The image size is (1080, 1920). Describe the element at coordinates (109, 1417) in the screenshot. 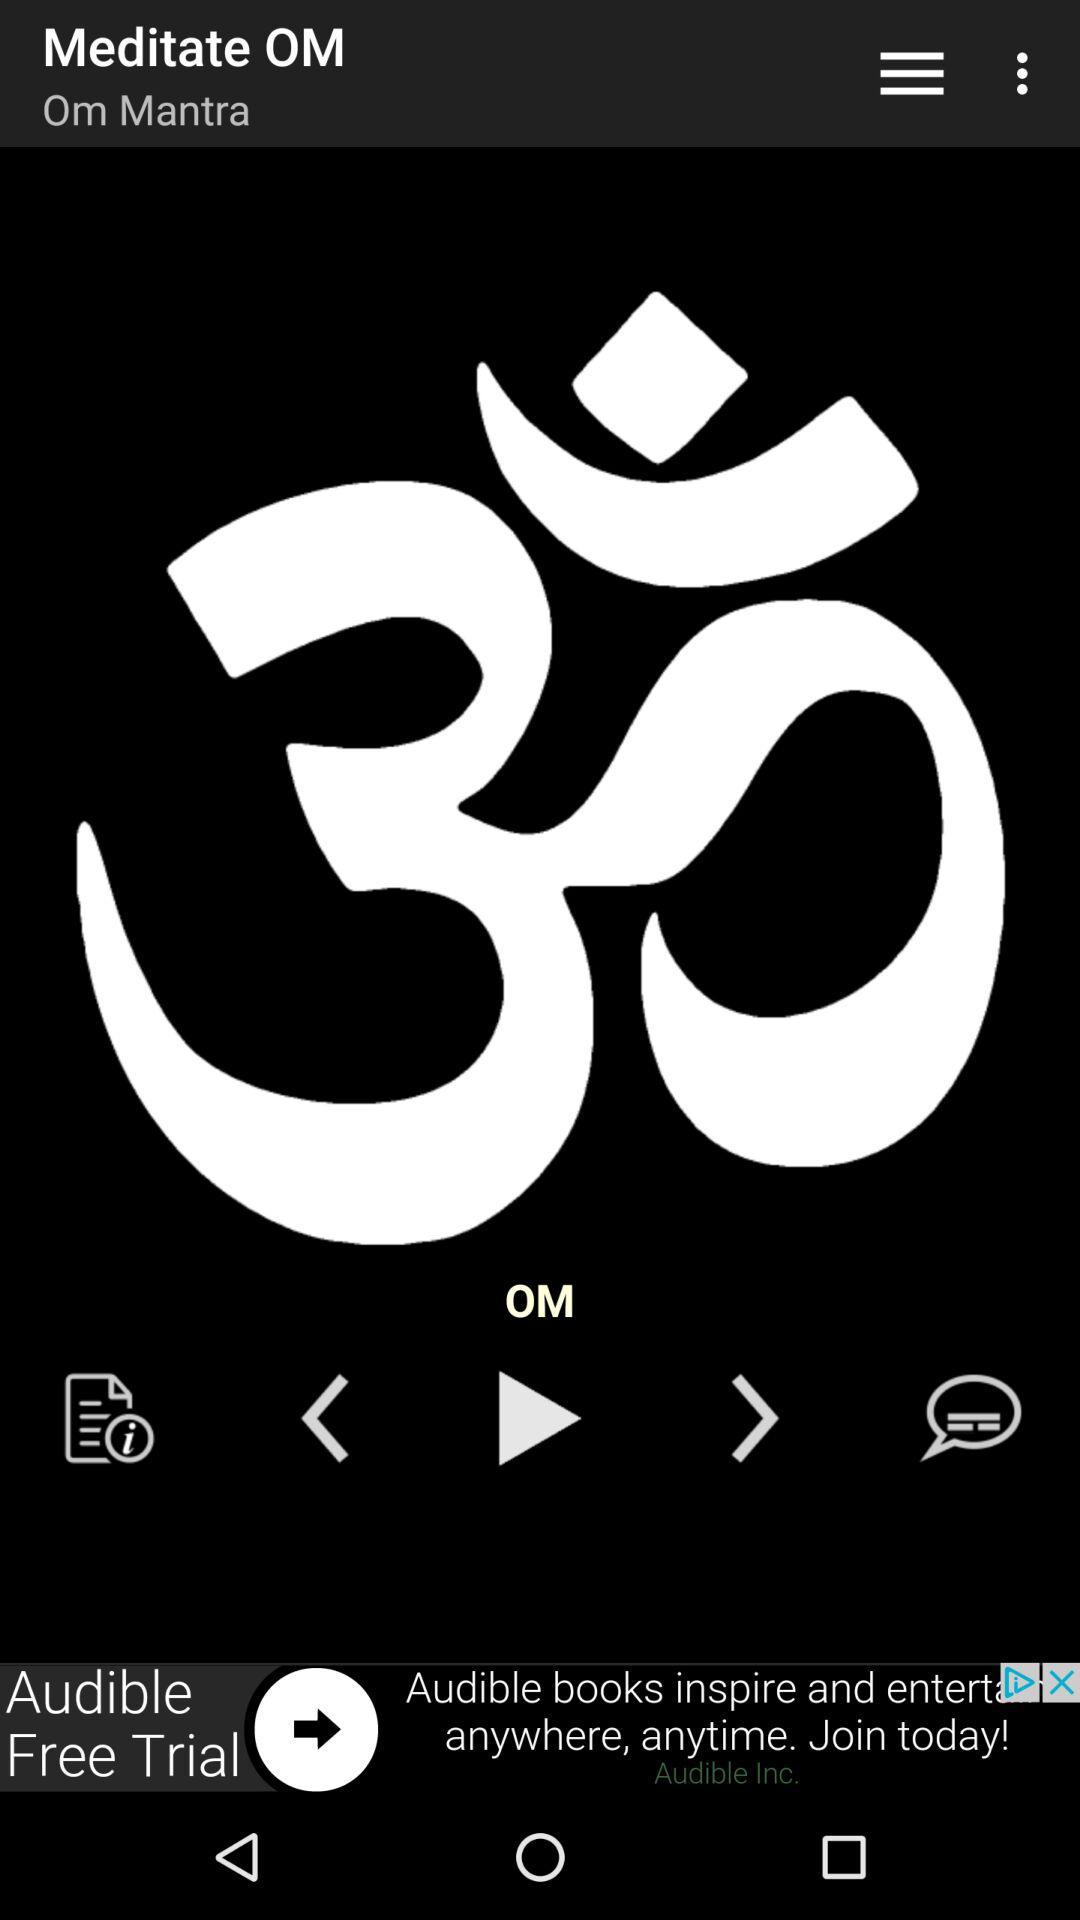

I see `icon button` at that location.